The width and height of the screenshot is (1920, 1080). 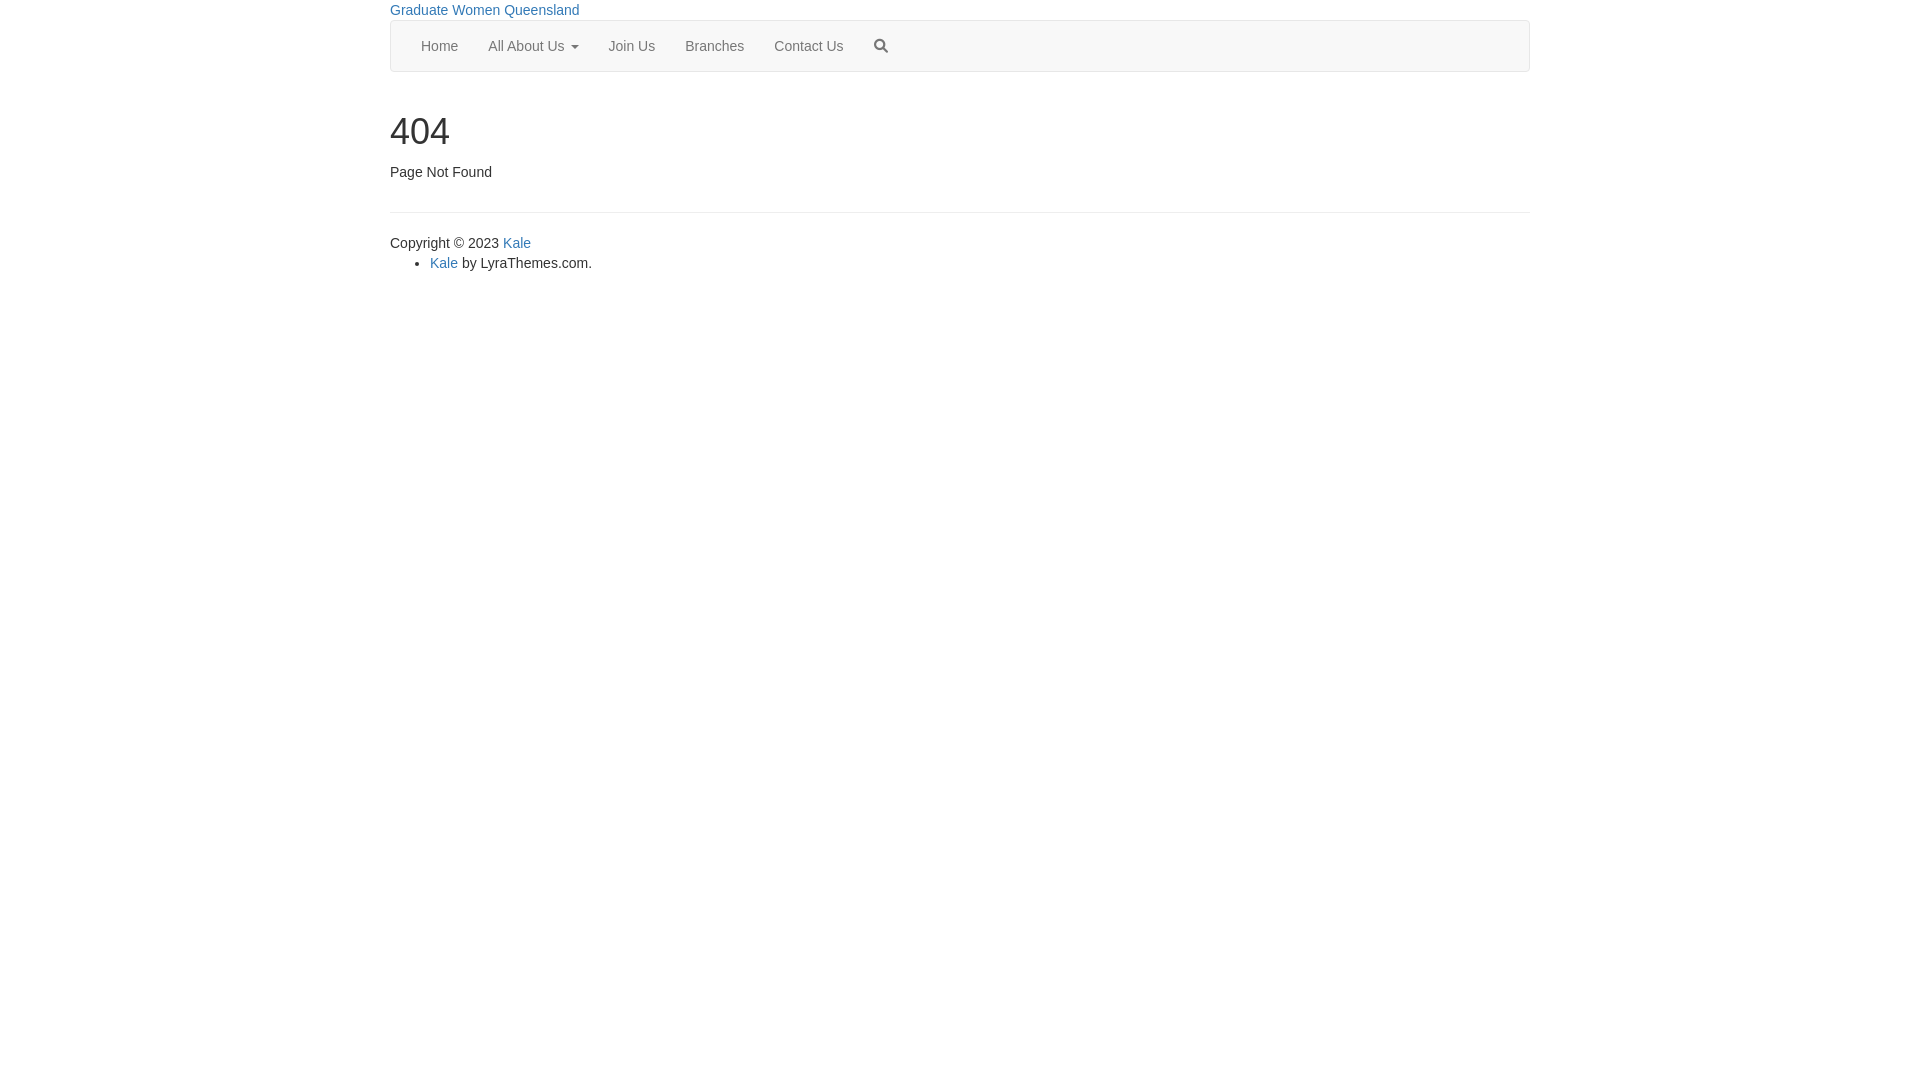 I want to click on 'Contact Us', so click(x=808, y=45).